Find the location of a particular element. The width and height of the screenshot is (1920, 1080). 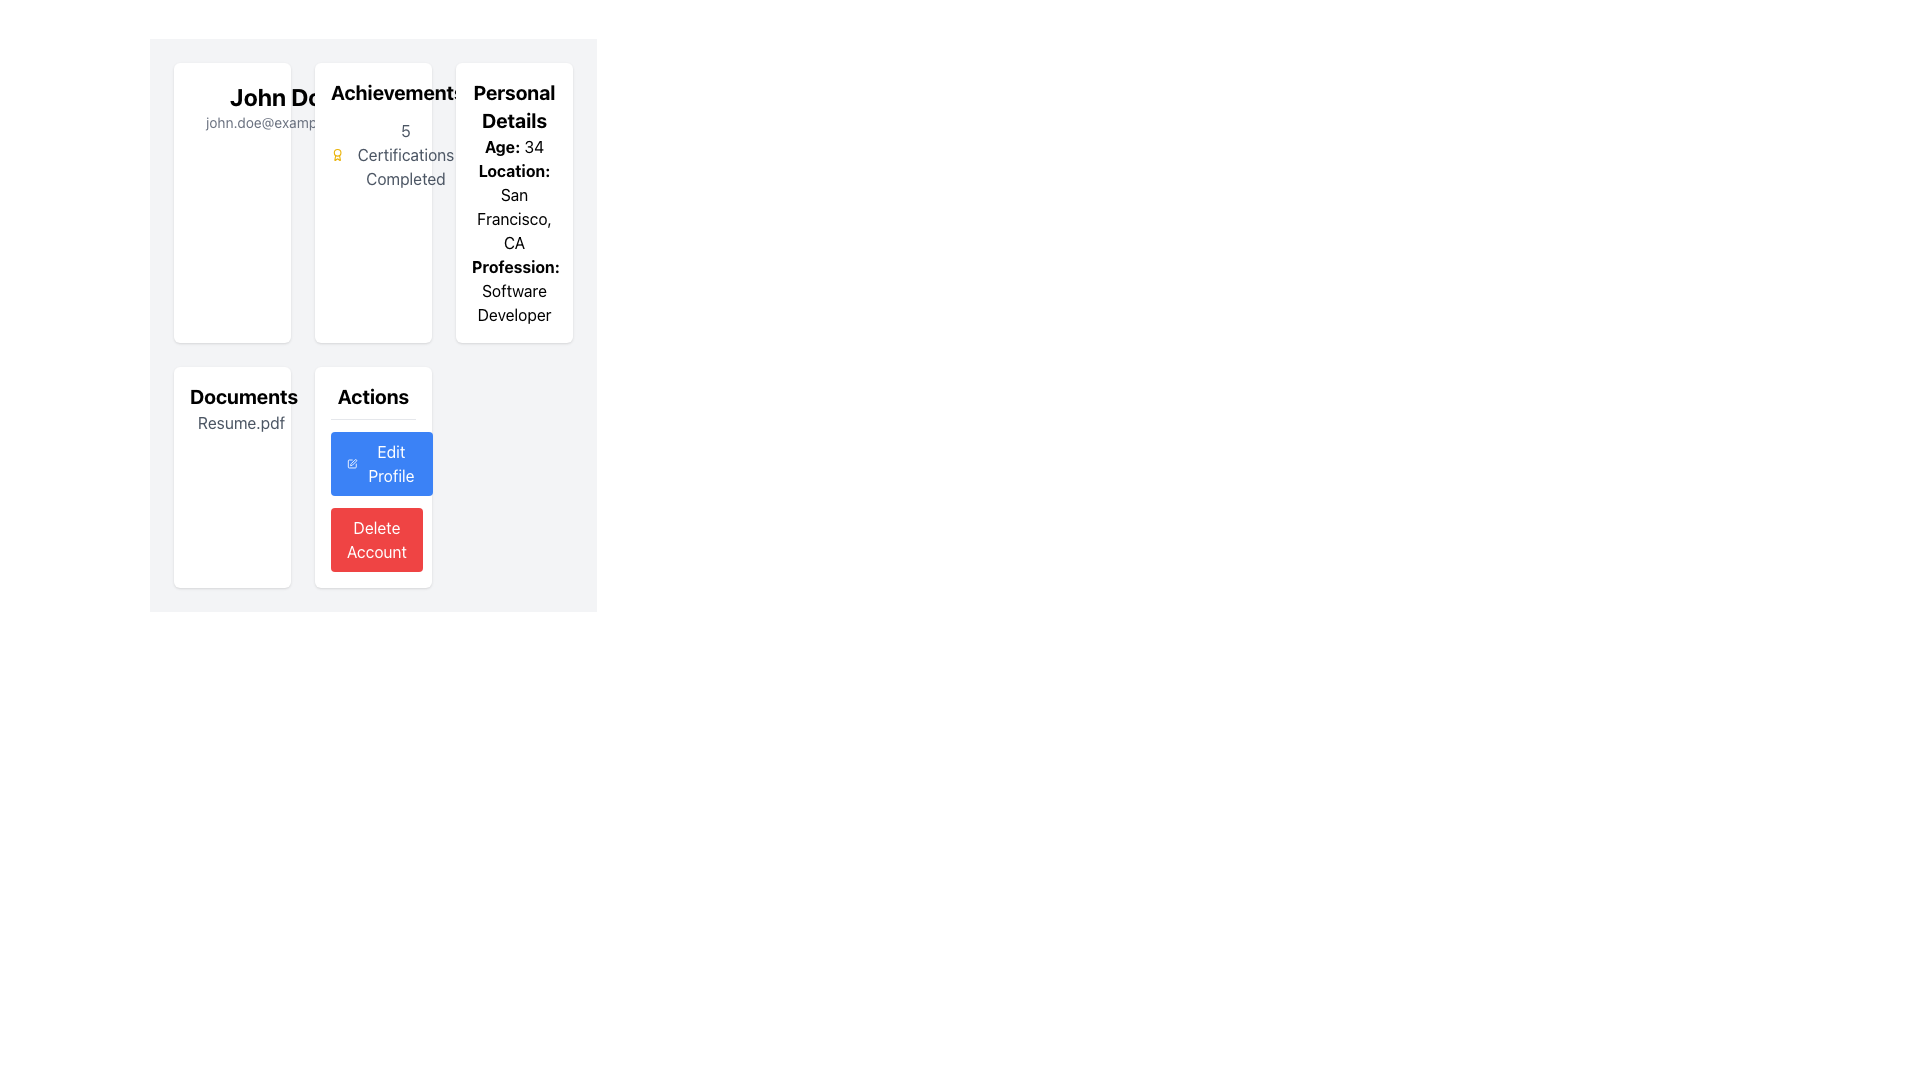

the 'Resume.pdf' text label located within the 'Documents' section, below the title 'Documents' is located at coordinates (240, 422).